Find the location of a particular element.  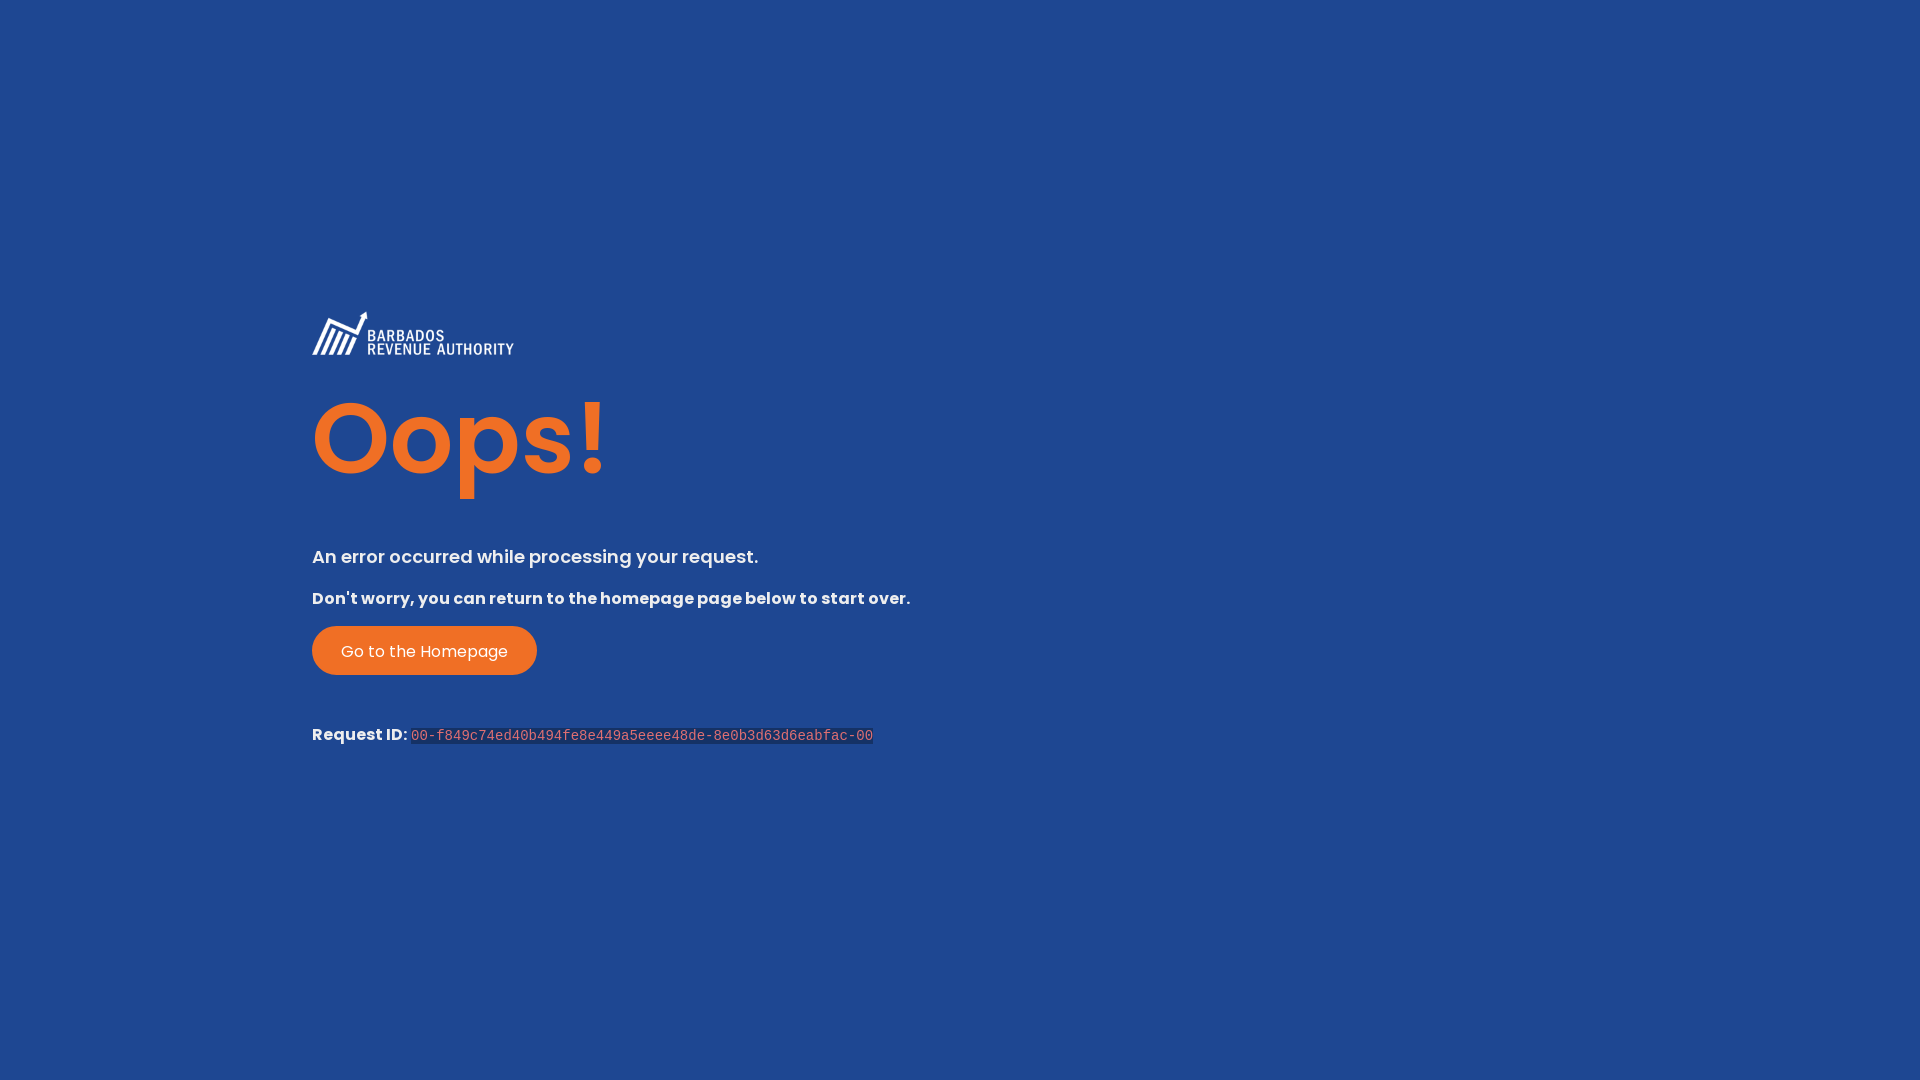

'Go to the Homepage' is located at coordinates (423, 650).